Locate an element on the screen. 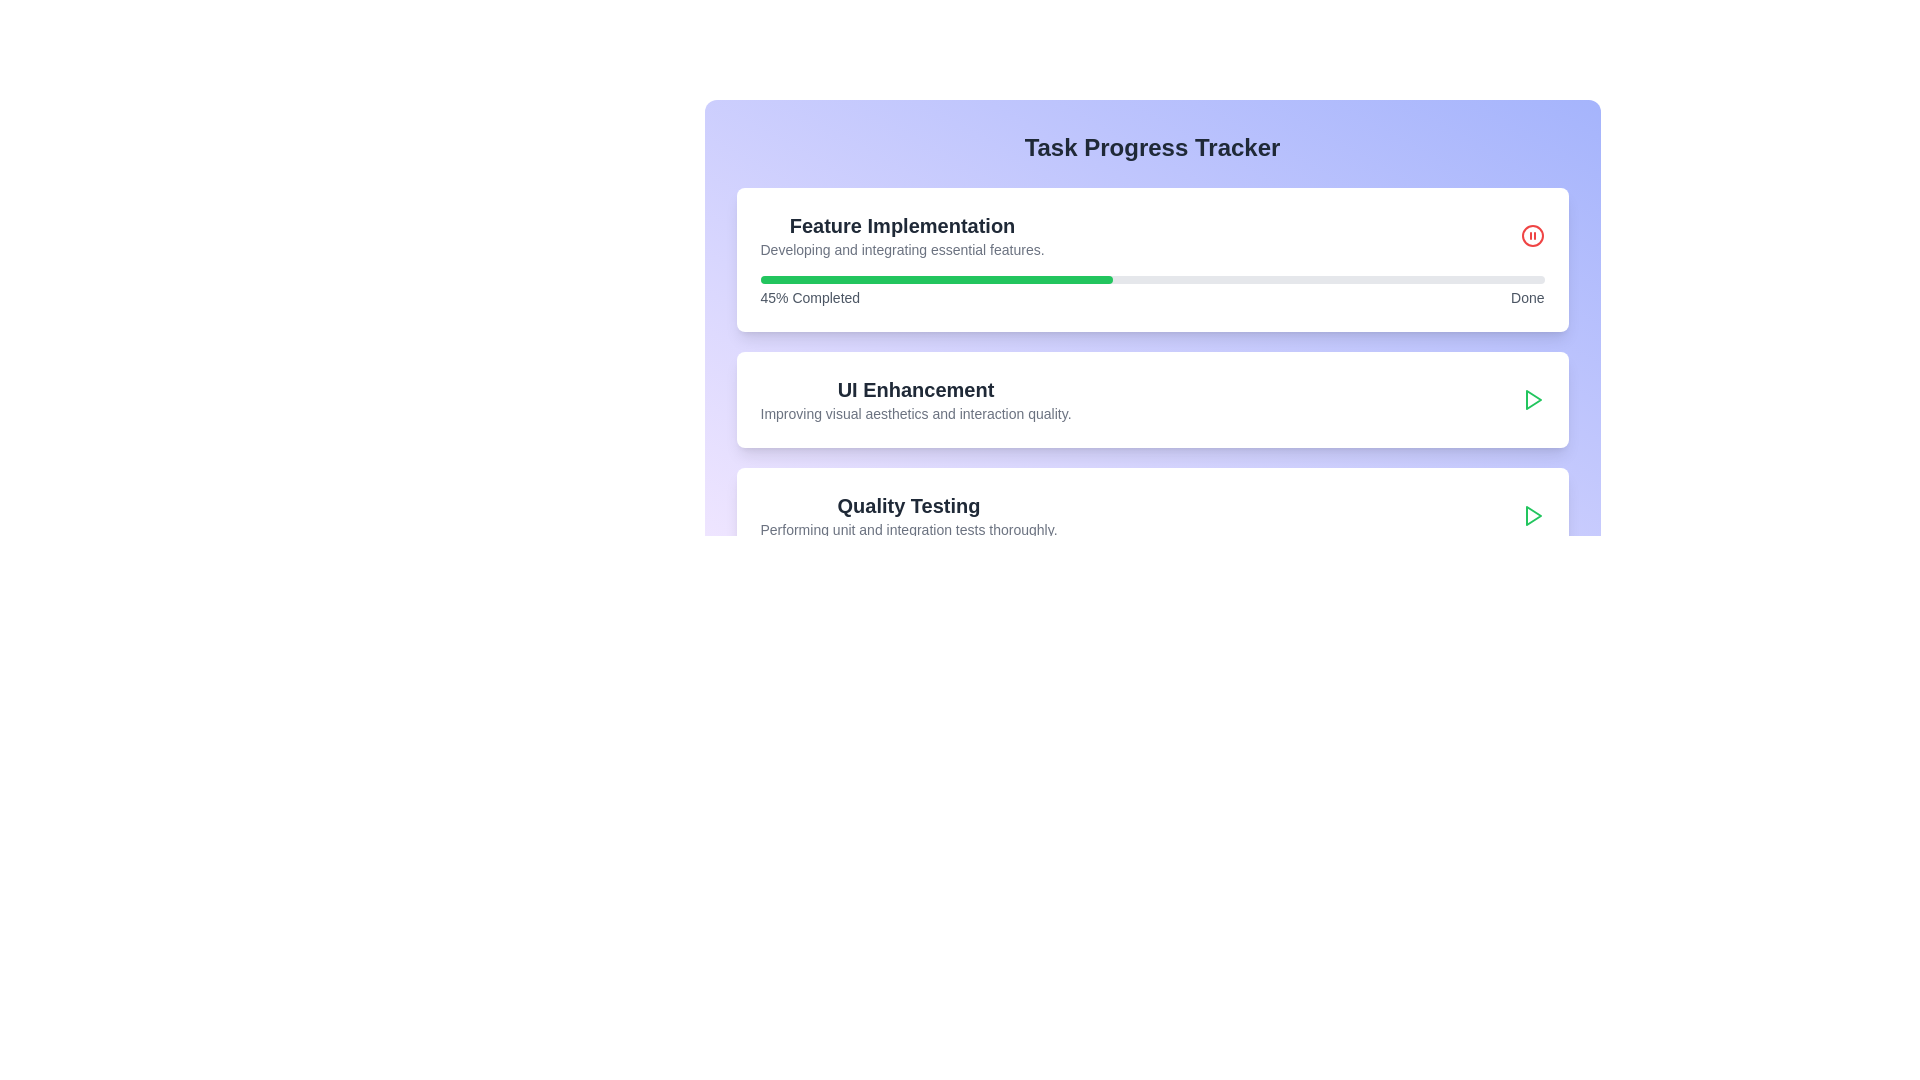  the green play icon button, which is a right-facing triangle located at the far-right side of the 'Quality Testing' section is located at coordinates (1531, 515).